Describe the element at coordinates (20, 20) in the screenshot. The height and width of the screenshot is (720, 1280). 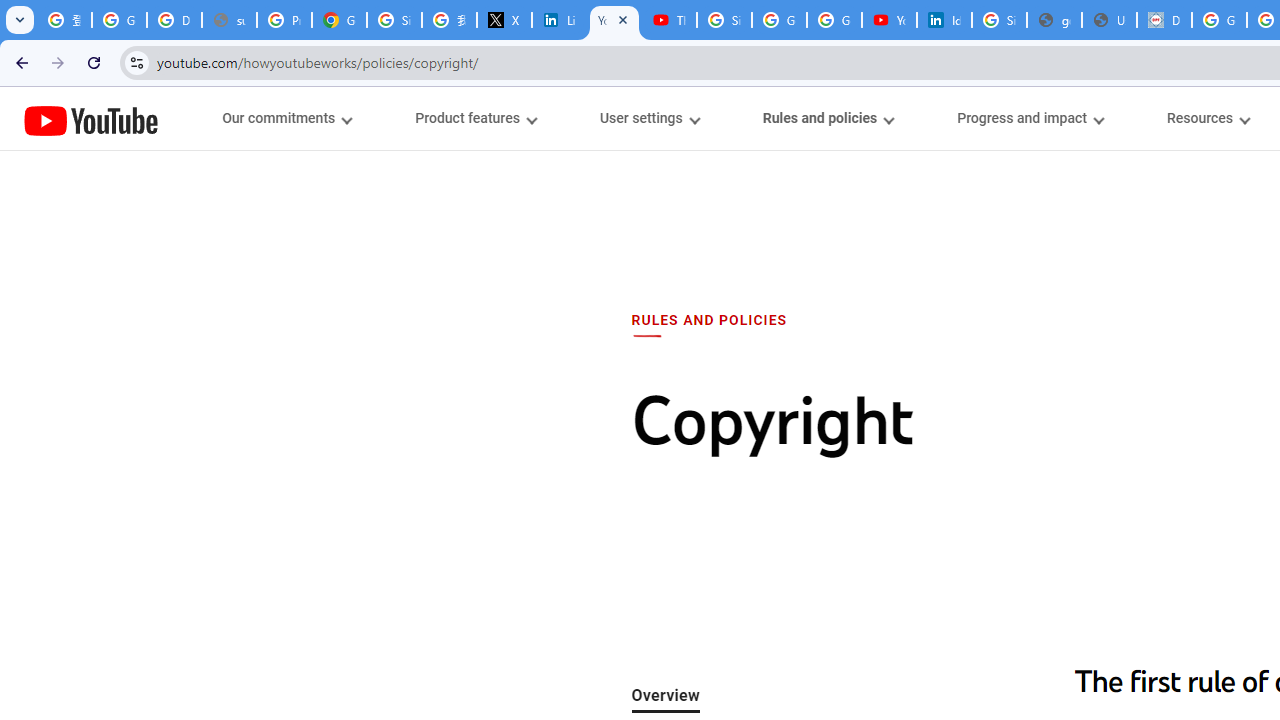
I see `'Search tabs'` at that location.